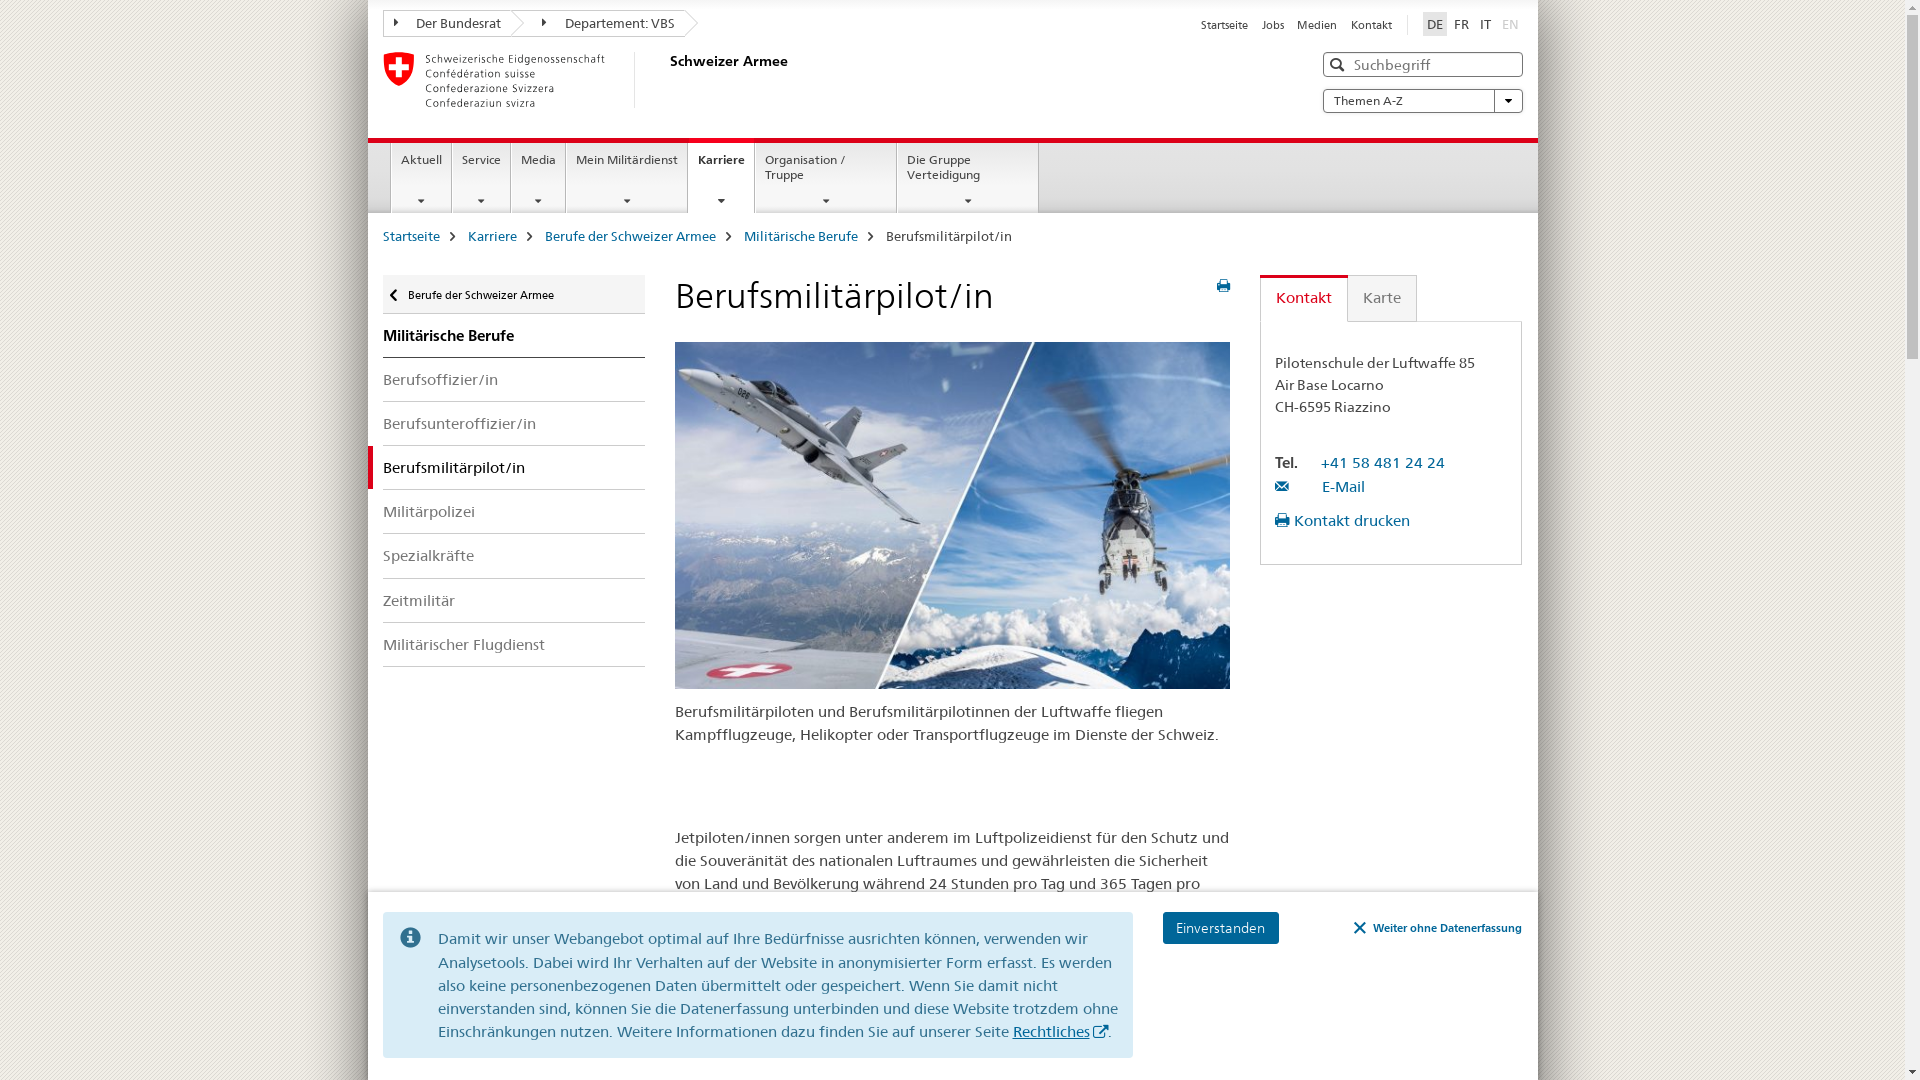  Describe the element at coordinates (1381, 298) in the screenshot. I see `'Karte'` at that location.